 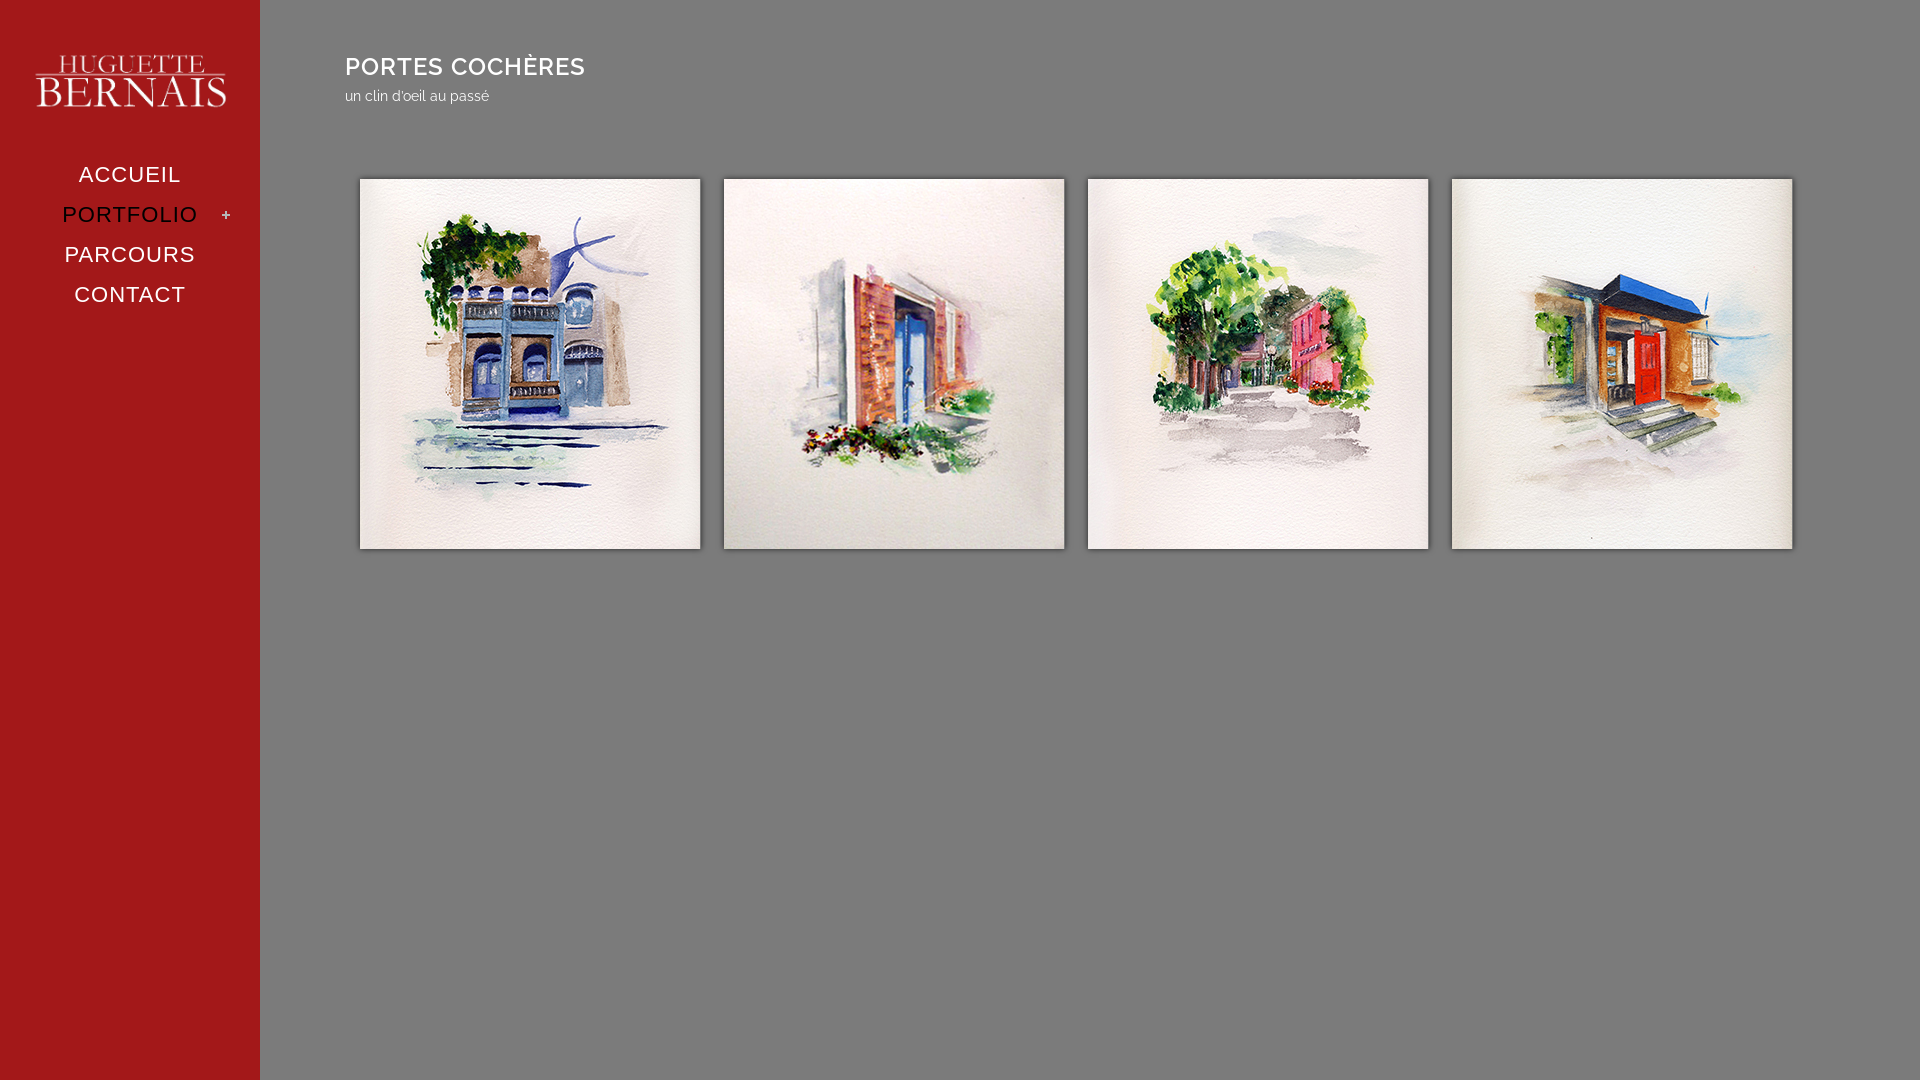 What do you see at coordinates (128, 294) in the screenshot?
I see `'CONTACT'` at bounding box center [128, 294].